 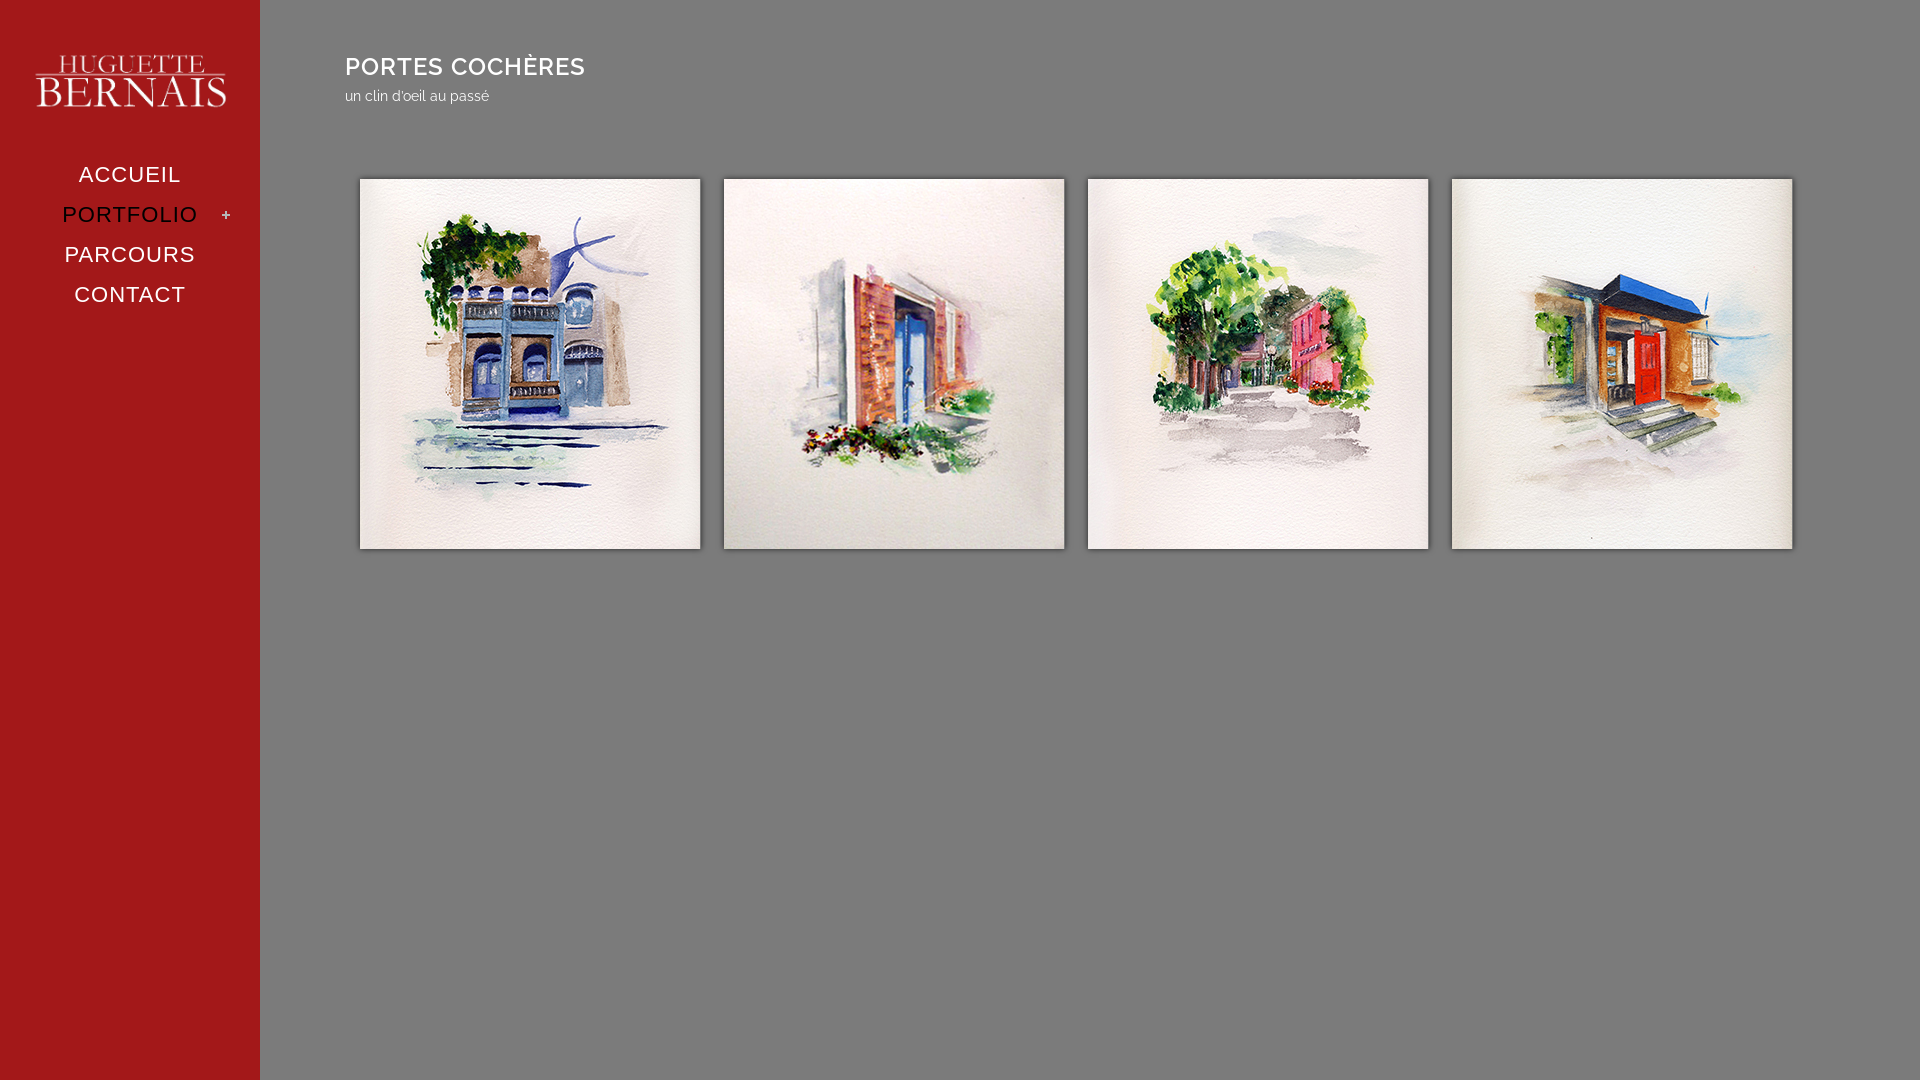 What do you see at coordinates (128, 294) in the screenshot?
I see `'CONTACT'` at bounding box center [128, 294].